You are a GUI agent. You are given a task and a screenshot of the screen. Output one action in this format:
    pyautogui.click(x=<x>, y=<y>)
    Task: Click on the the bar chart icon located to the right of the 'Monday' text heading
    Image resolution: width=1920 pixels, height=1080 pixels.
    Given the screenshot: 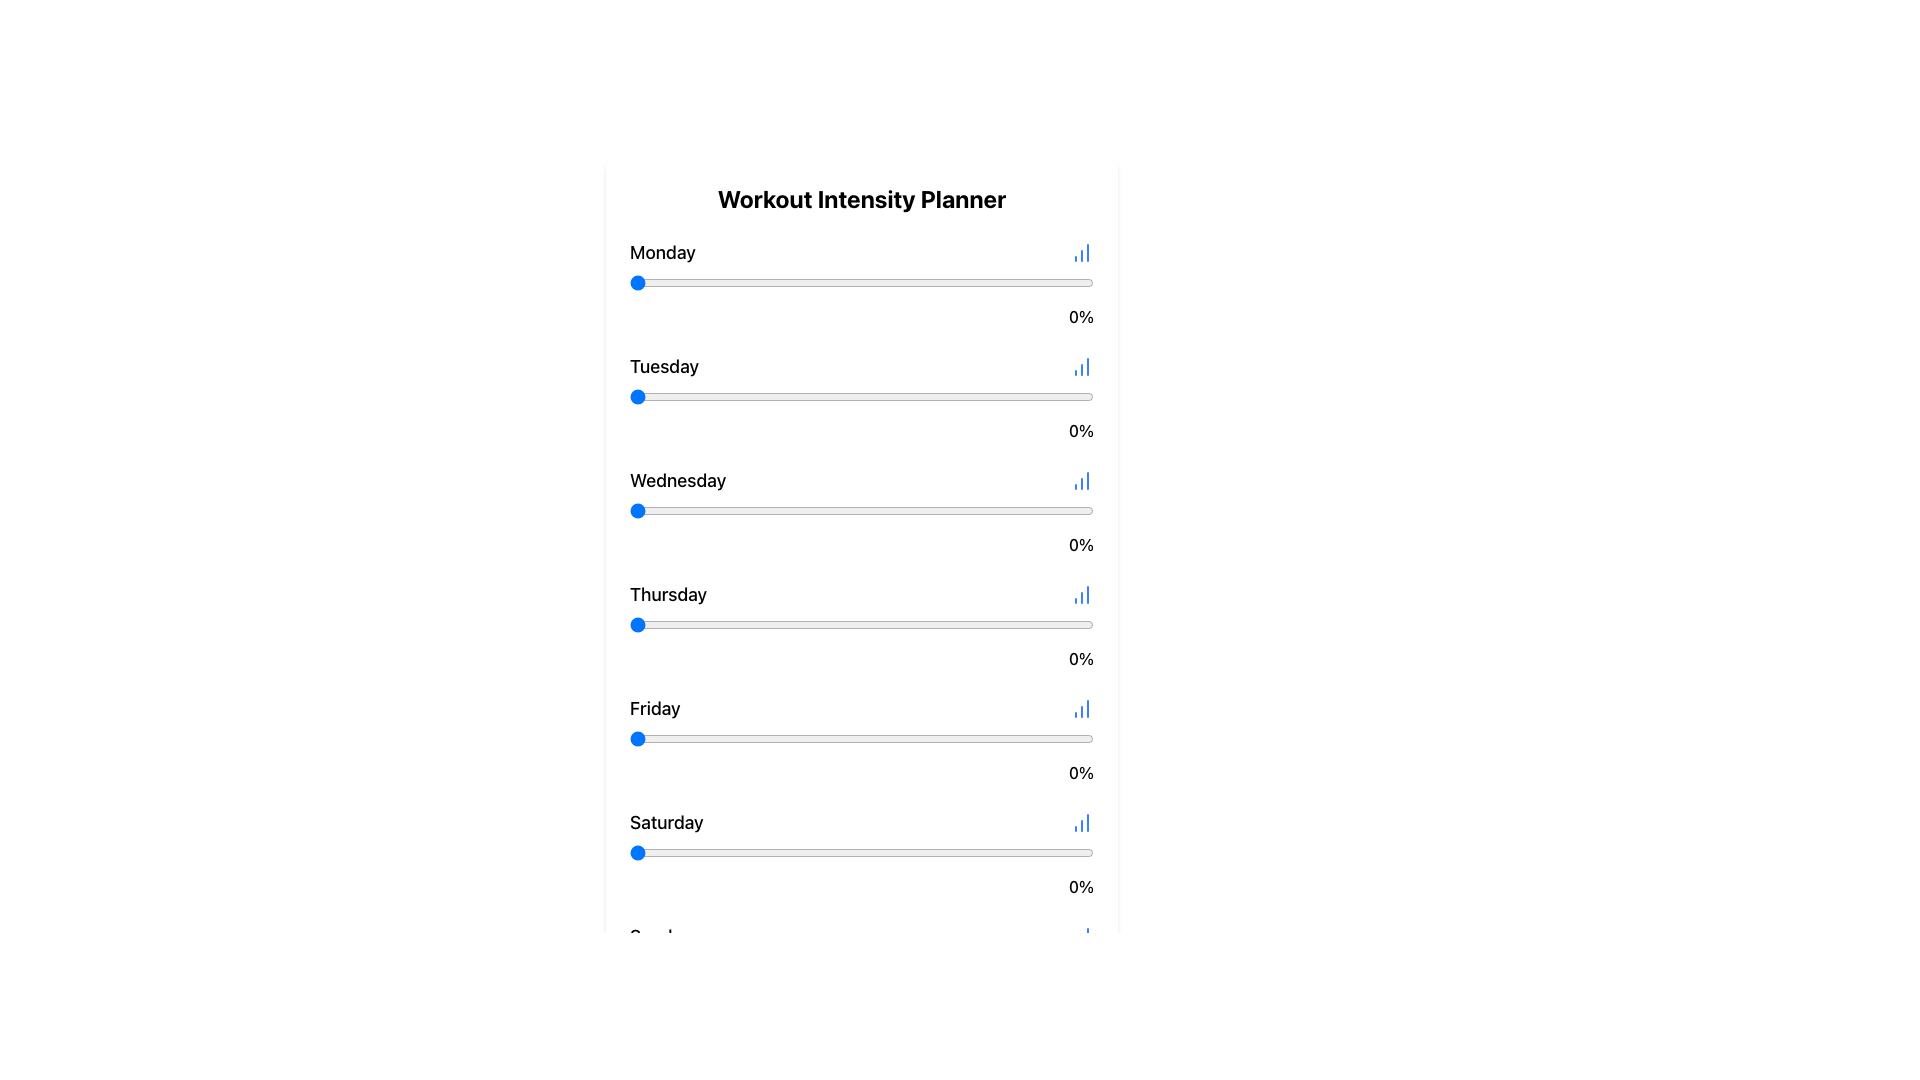 What is the action you would take?
    pyautogui.click(x=1080, y=252)
    